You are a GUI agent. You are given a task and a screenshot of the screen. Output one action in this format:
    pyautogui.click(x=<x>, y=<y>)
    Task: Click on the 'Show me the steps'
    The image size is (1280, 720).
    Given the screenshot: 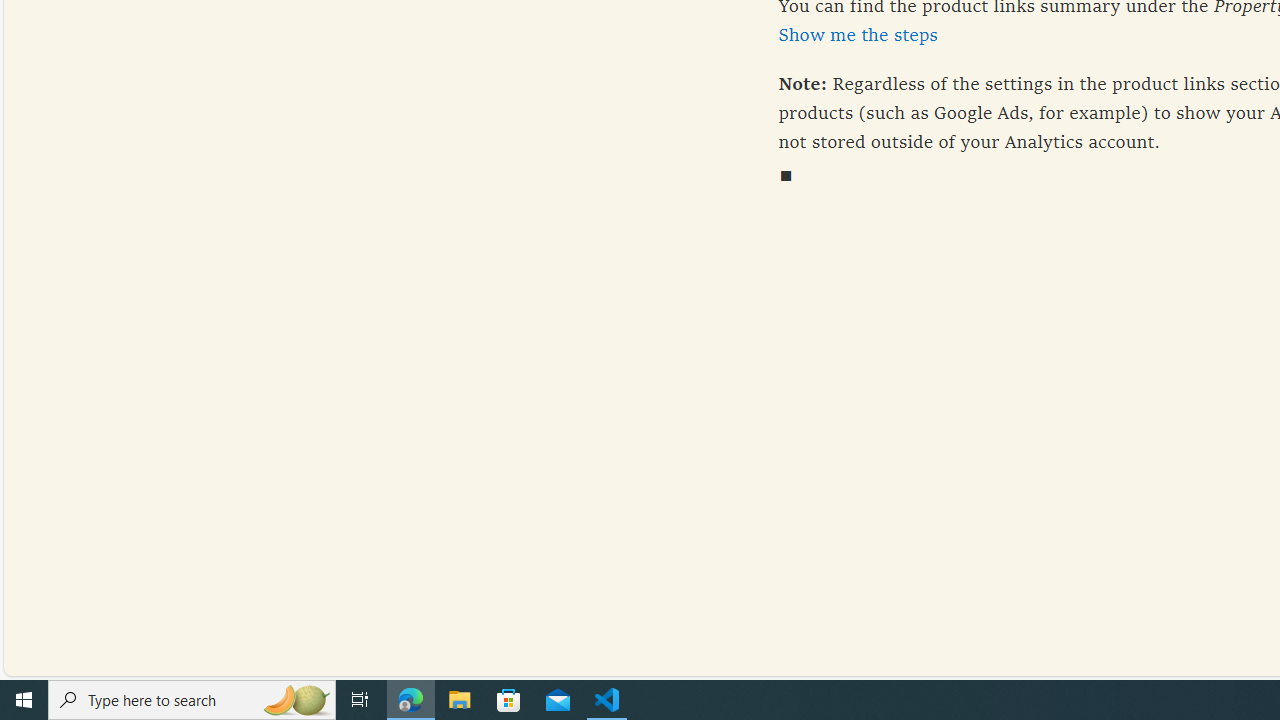 What is the action you would take?
    pyautogui.click(x=858, y=35)
    